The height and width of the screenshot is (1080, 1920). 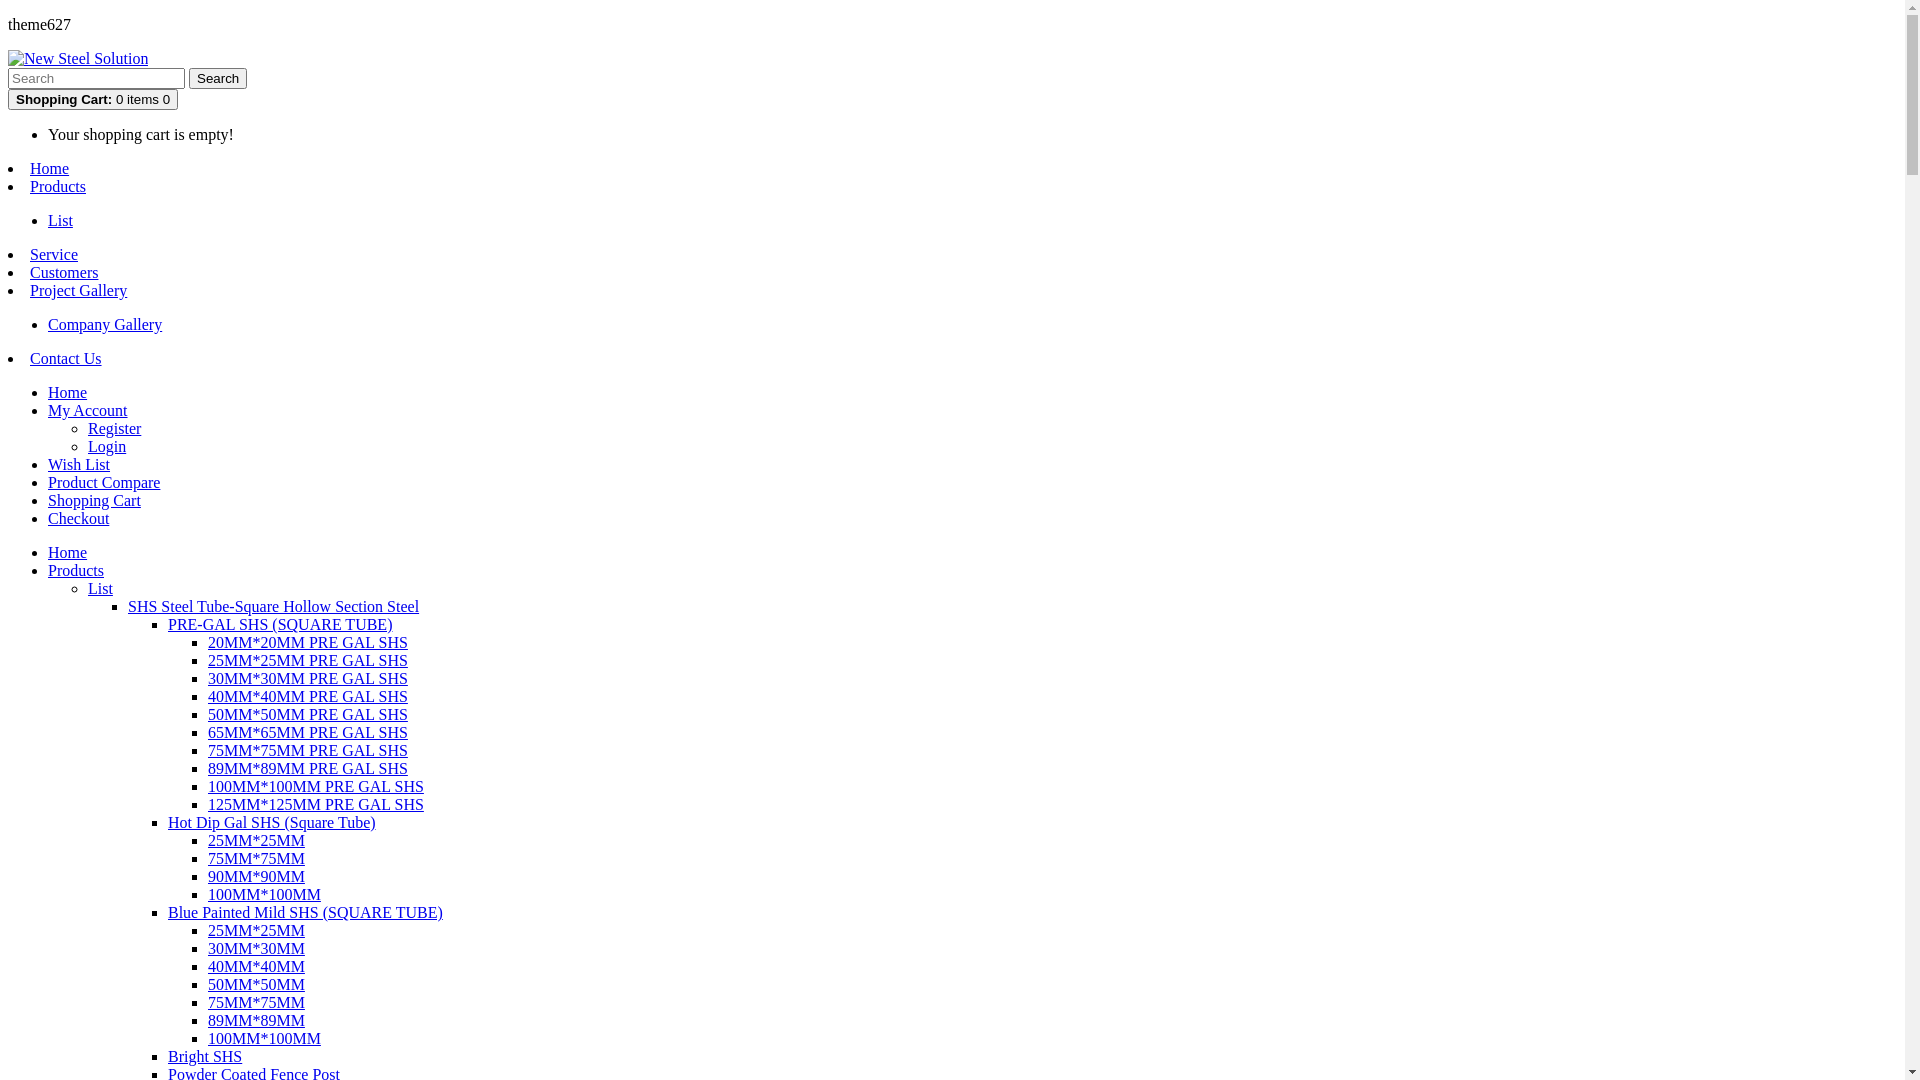 What do you see at coordinates (255, 840) in the screenshot?
I see `'25MM*25MM'` at bounding box center [255, 840].